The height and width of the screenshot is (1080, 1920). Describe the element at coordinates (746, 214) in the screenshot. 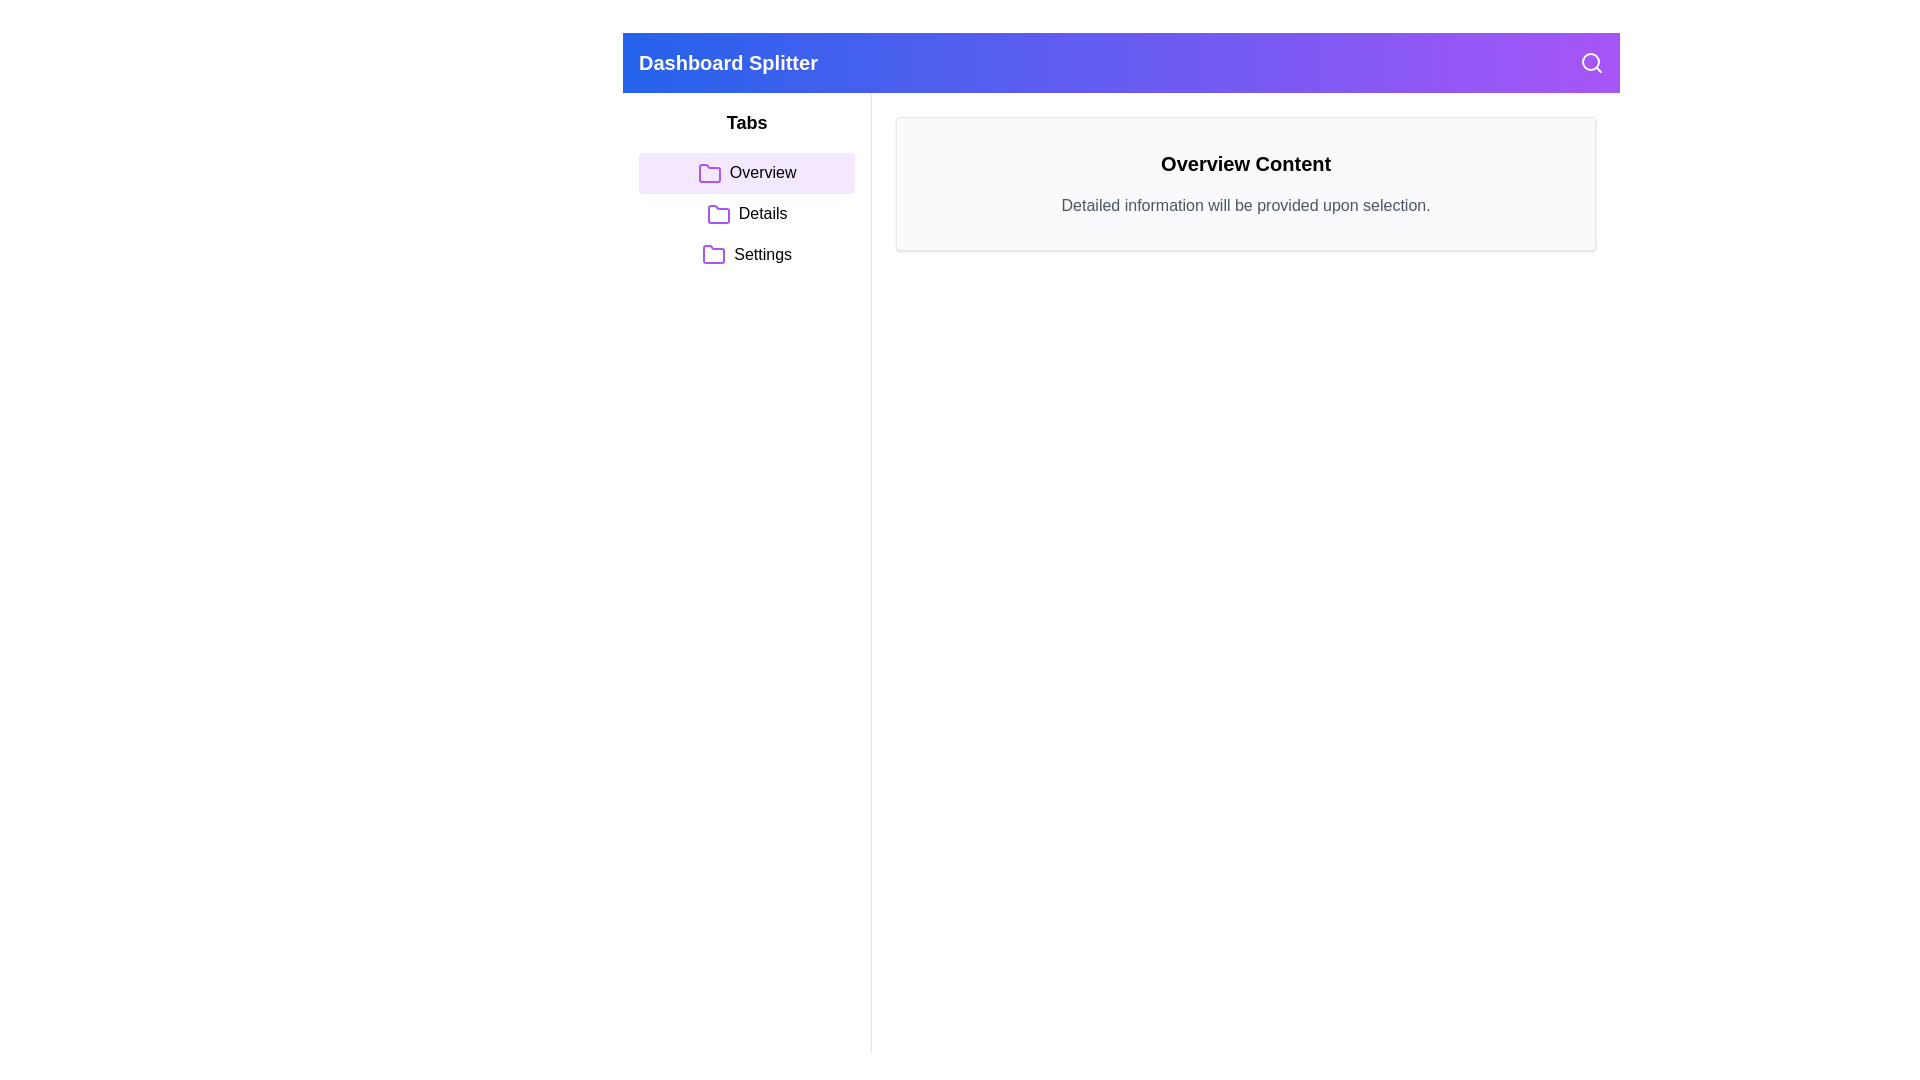

I see `the second item in the vertical menu group located in the left sidebar` at that location.